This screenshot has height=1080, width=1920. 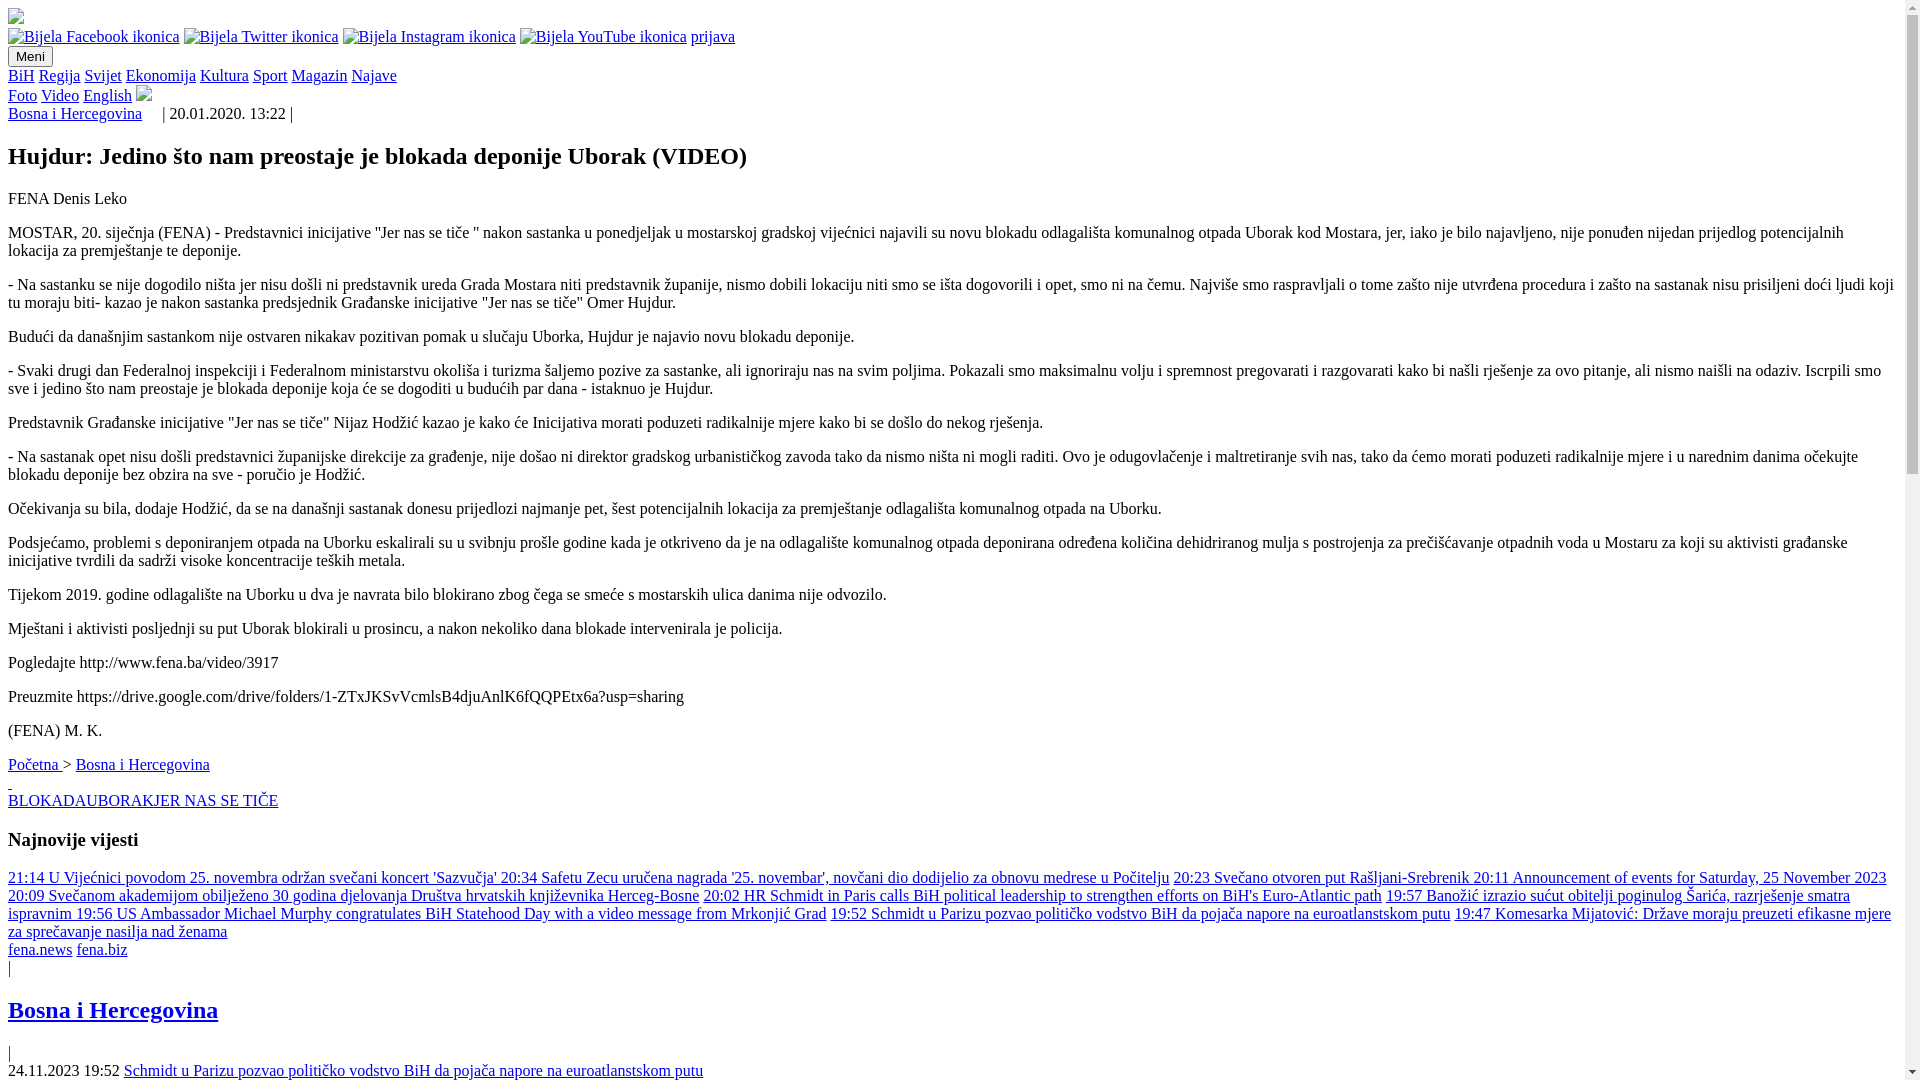 I want to click on 'Regija', so click(x=59, y=74).